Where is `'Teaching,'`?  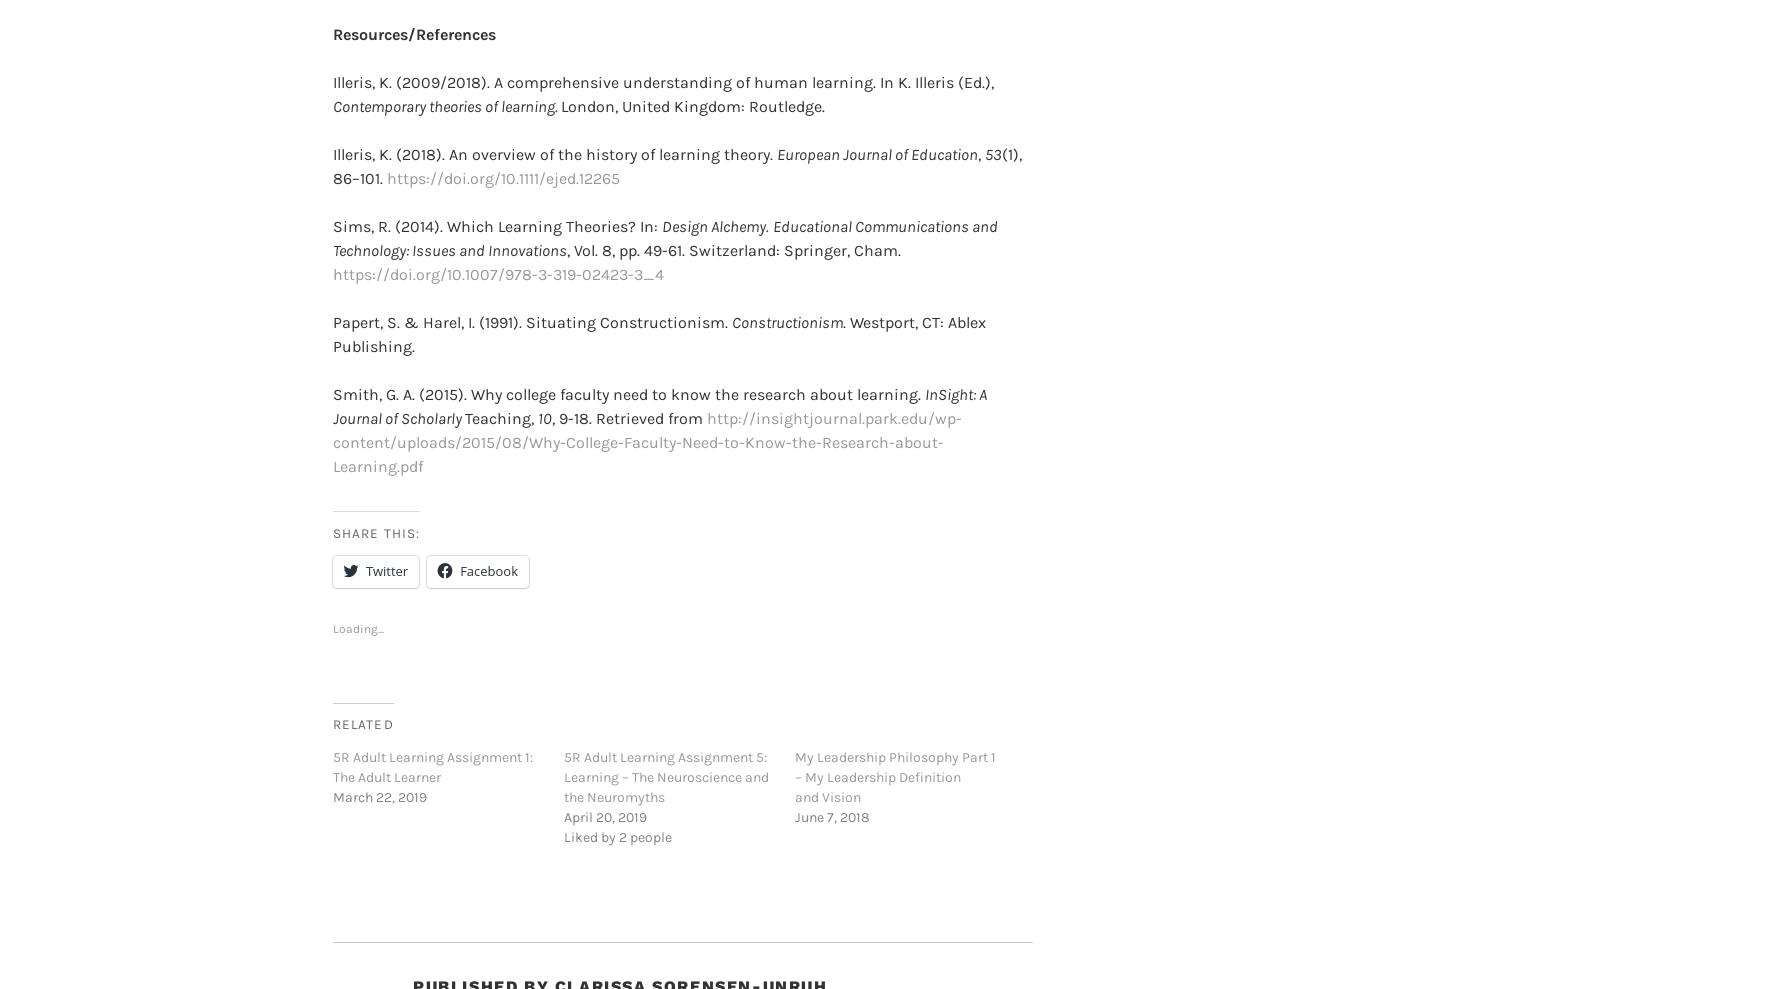 'Teaching,' is located at coordinates (500, 386).